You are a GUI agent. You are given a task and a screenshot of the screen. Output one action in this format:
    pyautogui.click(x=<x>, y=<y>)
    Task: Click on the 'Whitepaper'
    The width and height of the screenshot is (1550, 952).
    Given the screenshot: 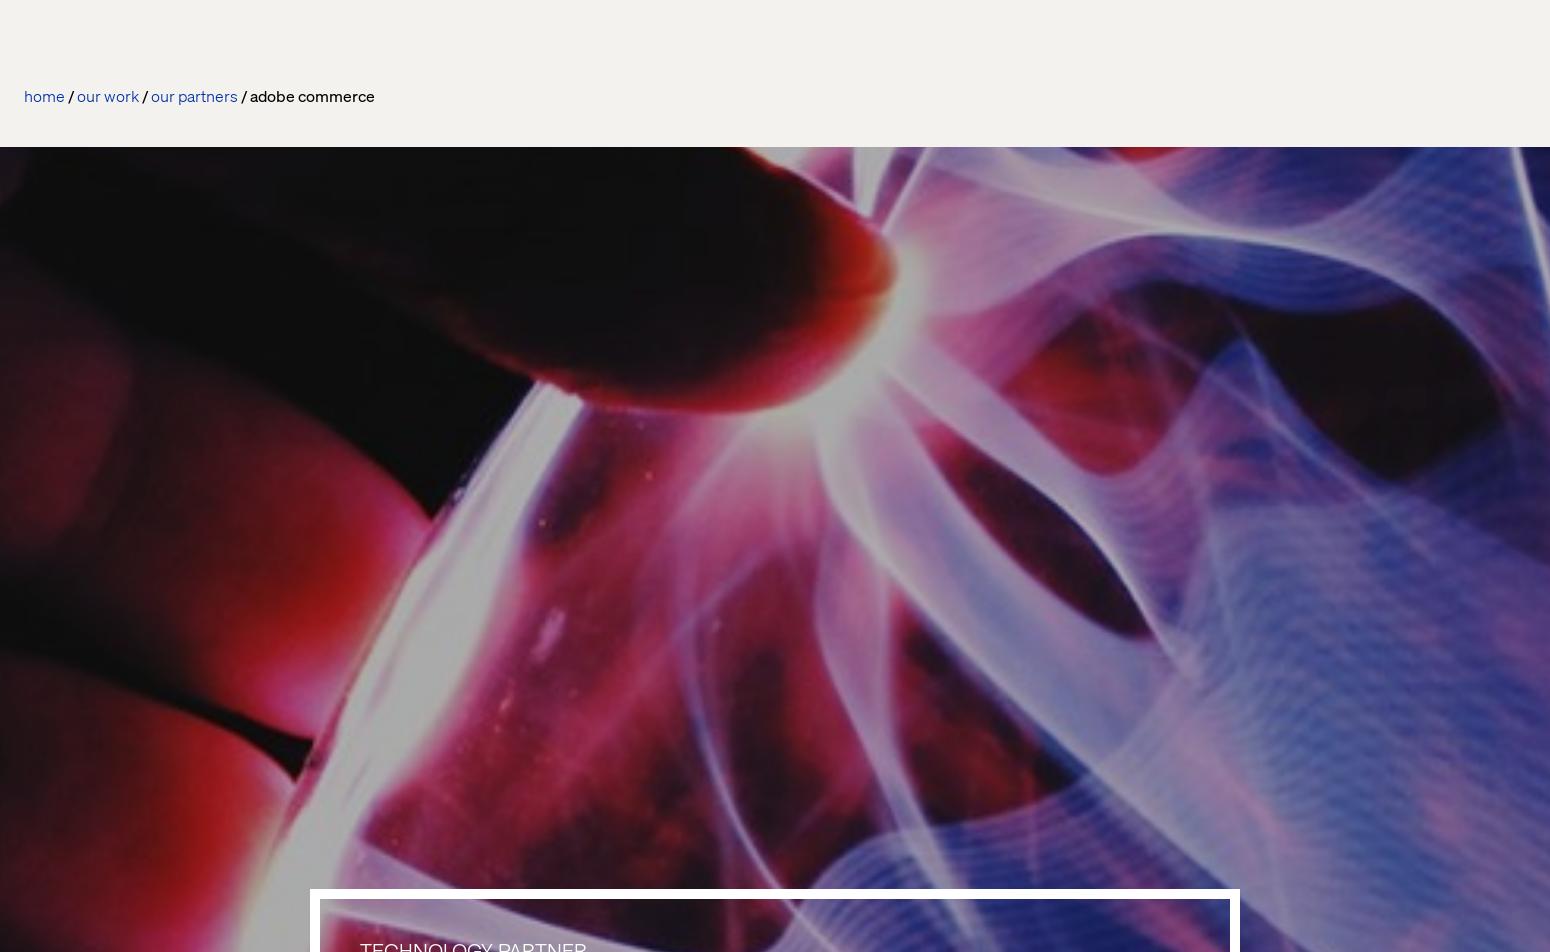 What is the action you would take?
    pyautogui.click(x=800, y=506)
    